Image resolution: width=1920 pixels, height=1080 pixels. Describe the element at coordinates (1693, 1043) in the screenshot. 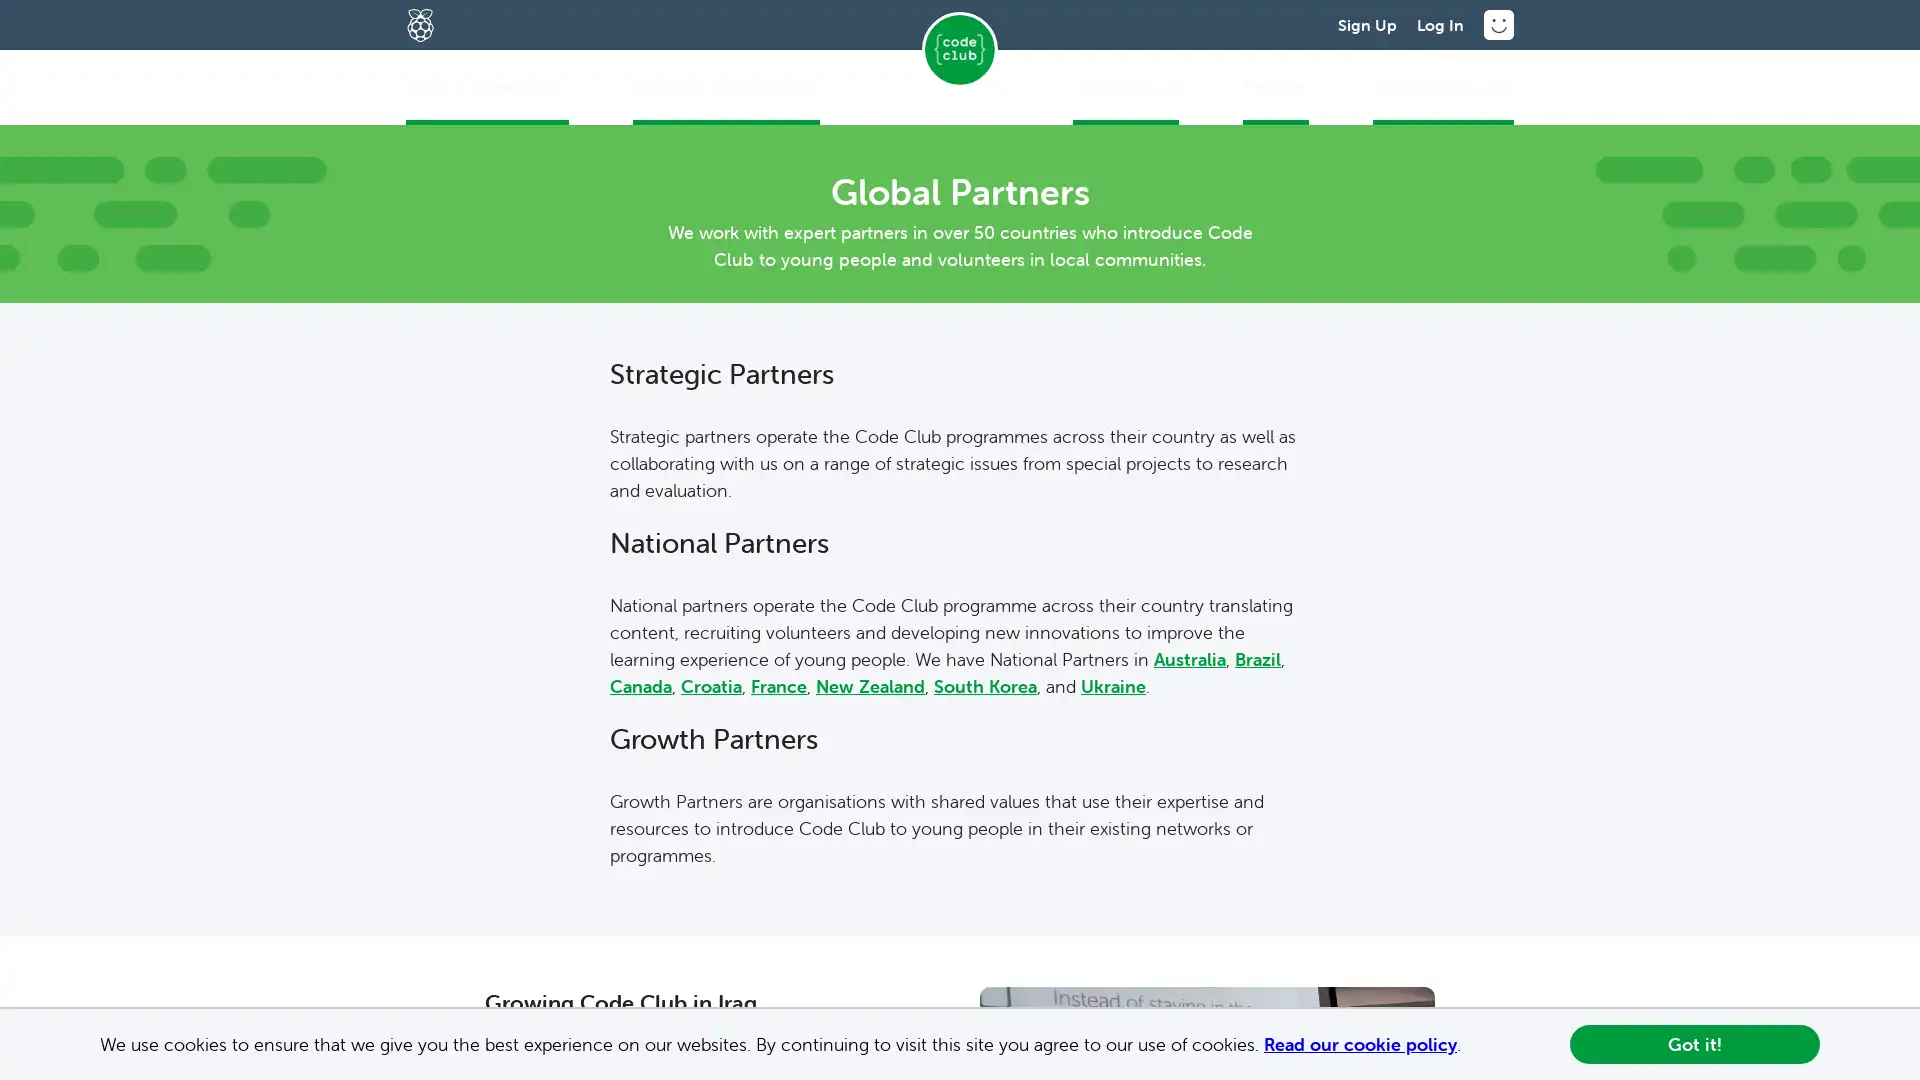

I see `dismiss cookie message` at that location.